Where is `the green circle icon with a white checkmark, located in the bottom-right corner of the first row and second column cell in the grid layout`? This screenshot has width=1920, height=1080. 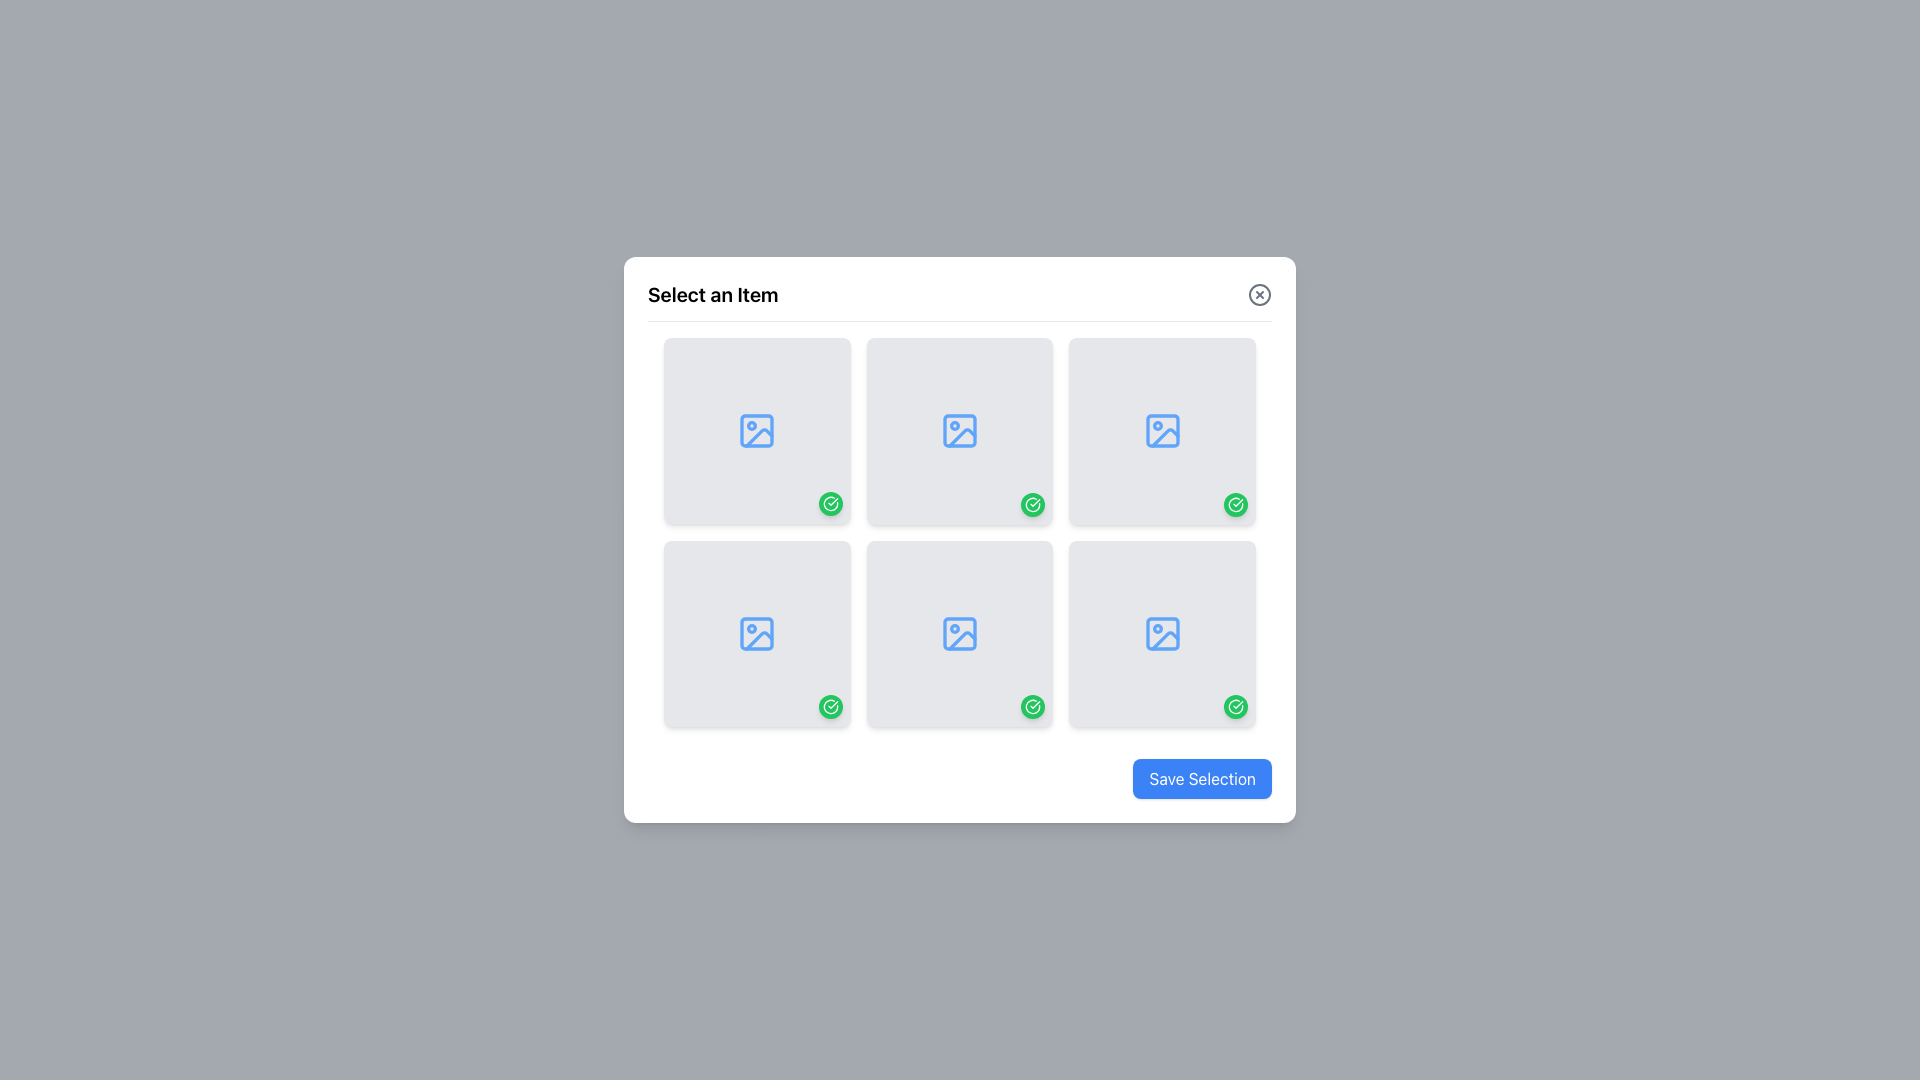
the green circle icon with a white checkmark, located in the bottom-right corner of the first row and second column cell in the grid layout is located at coordinates (830, 503).